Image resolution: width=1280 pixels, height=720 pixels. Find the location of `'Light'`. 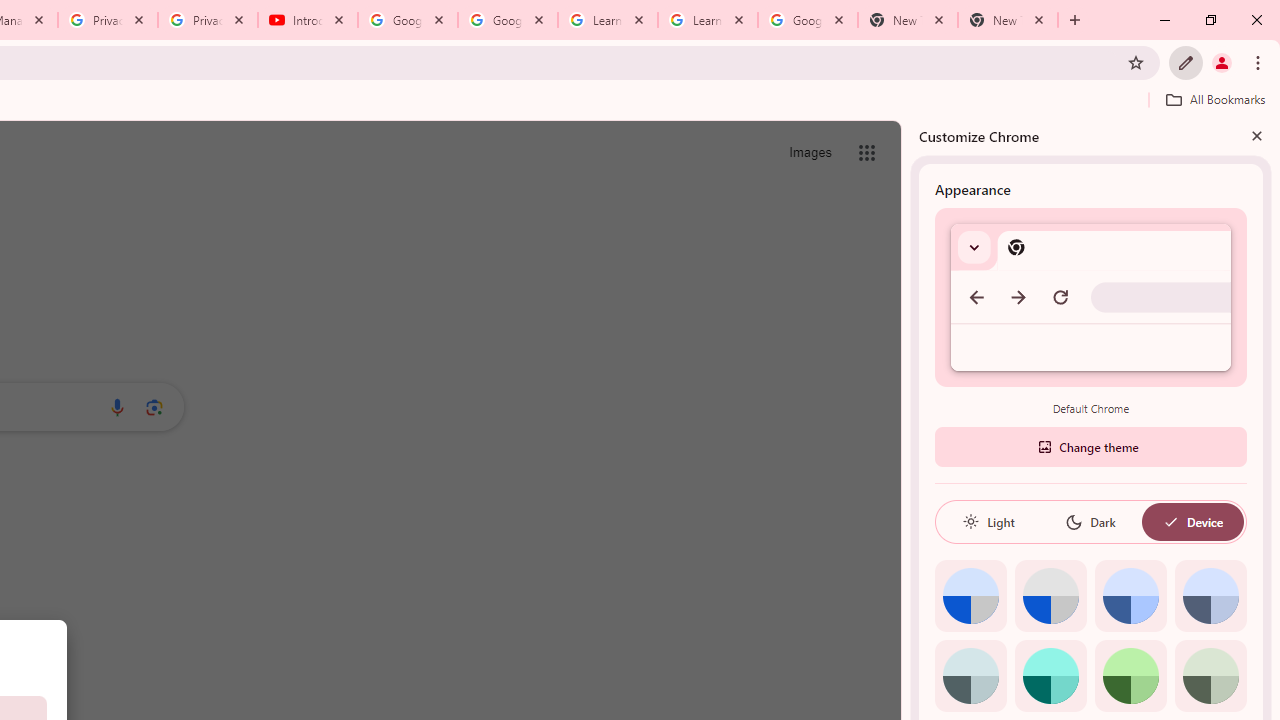

'Light' is located at coordinates (988, 521).